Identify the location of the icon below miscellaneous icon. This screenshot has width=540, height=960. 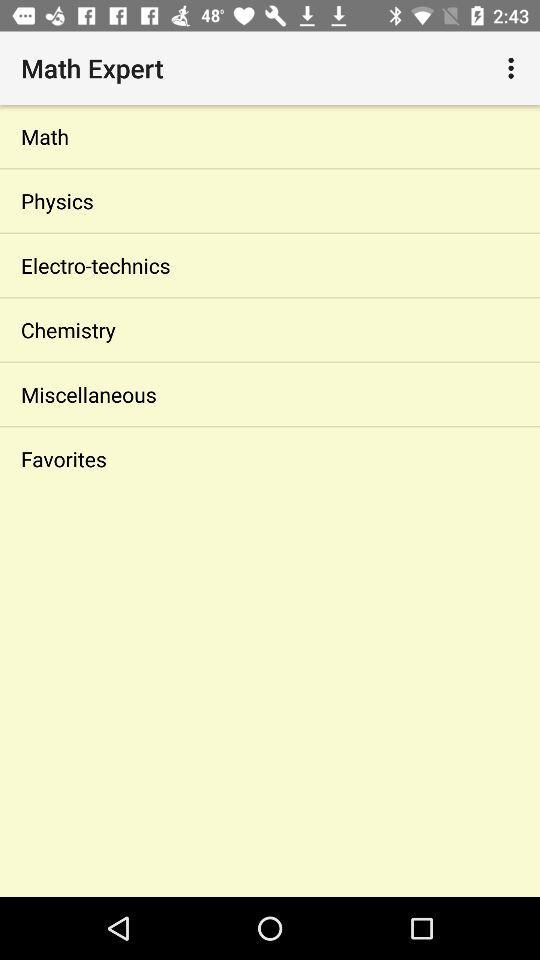
(270, 458).